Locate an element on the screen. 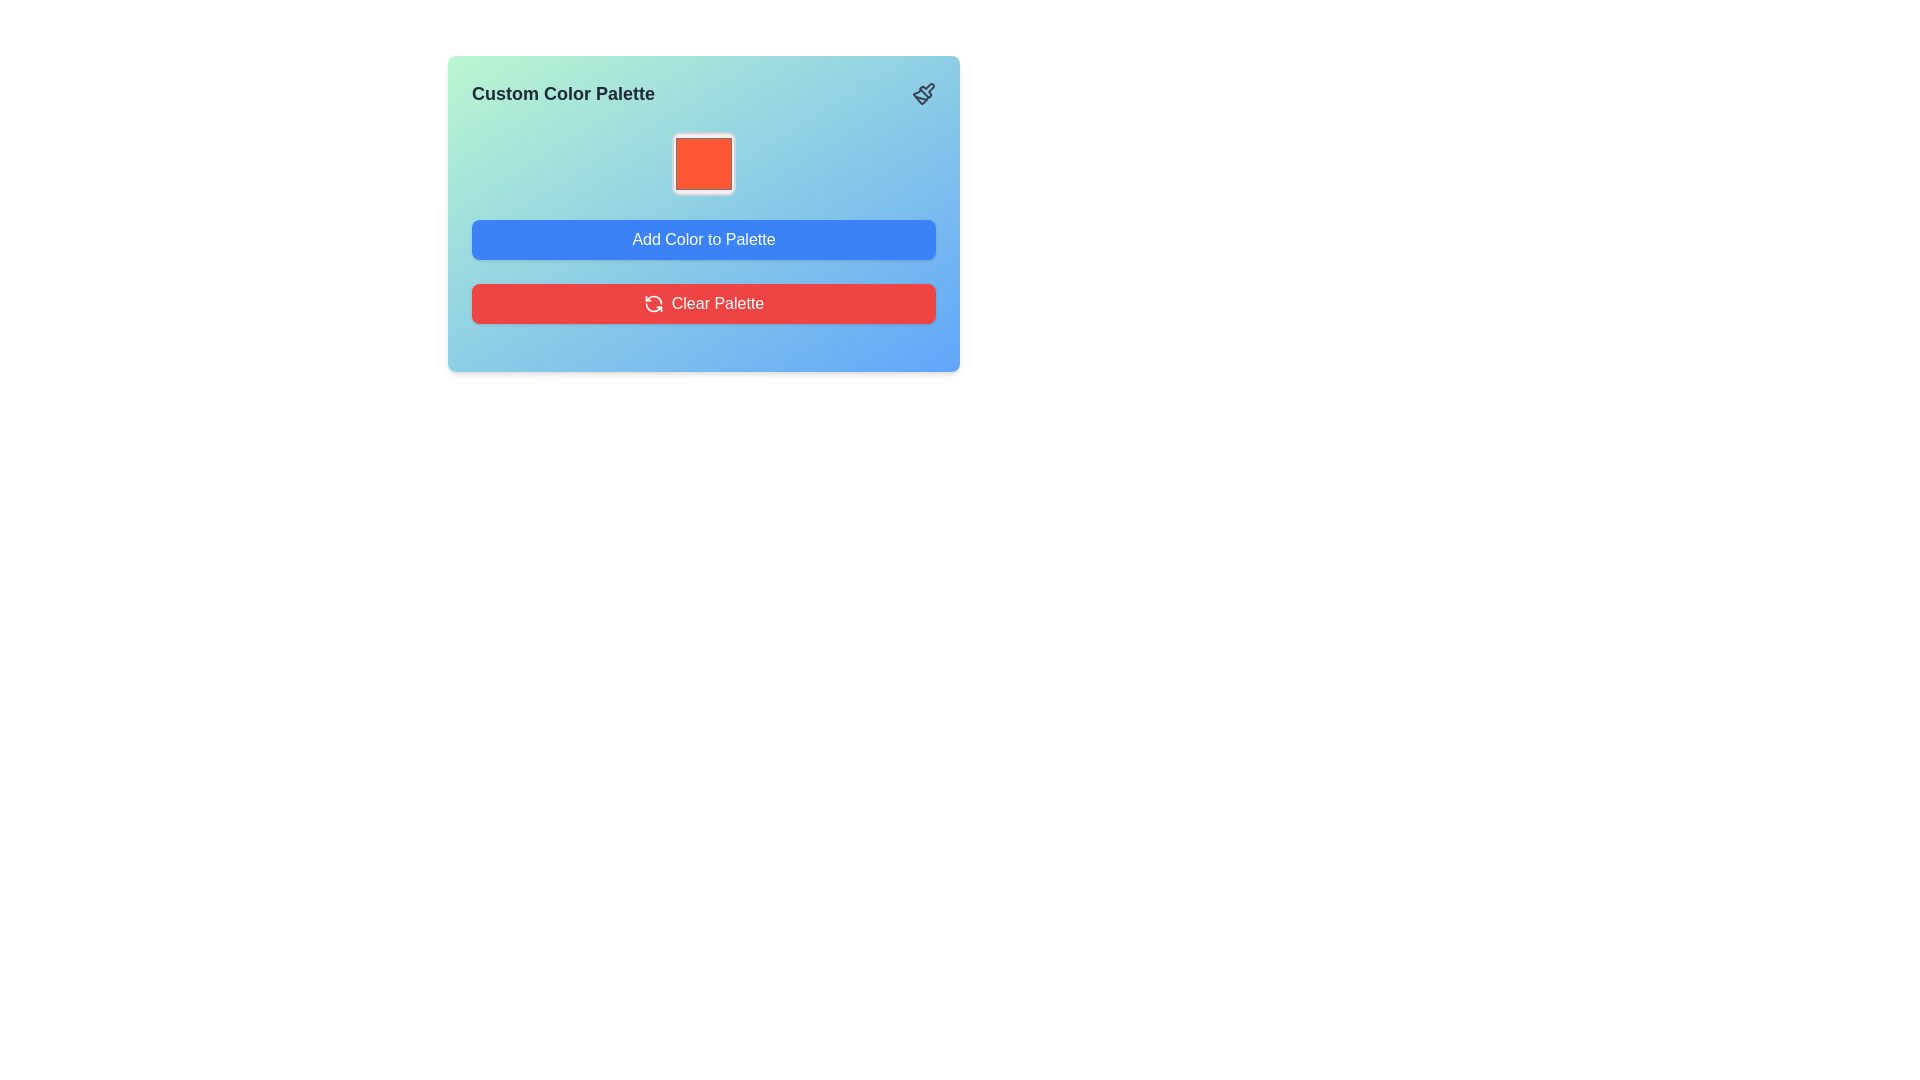  the bright orange color picker swatch located at the top center of the 'Custom Color Palette' card is located at coordinates (704, 163).